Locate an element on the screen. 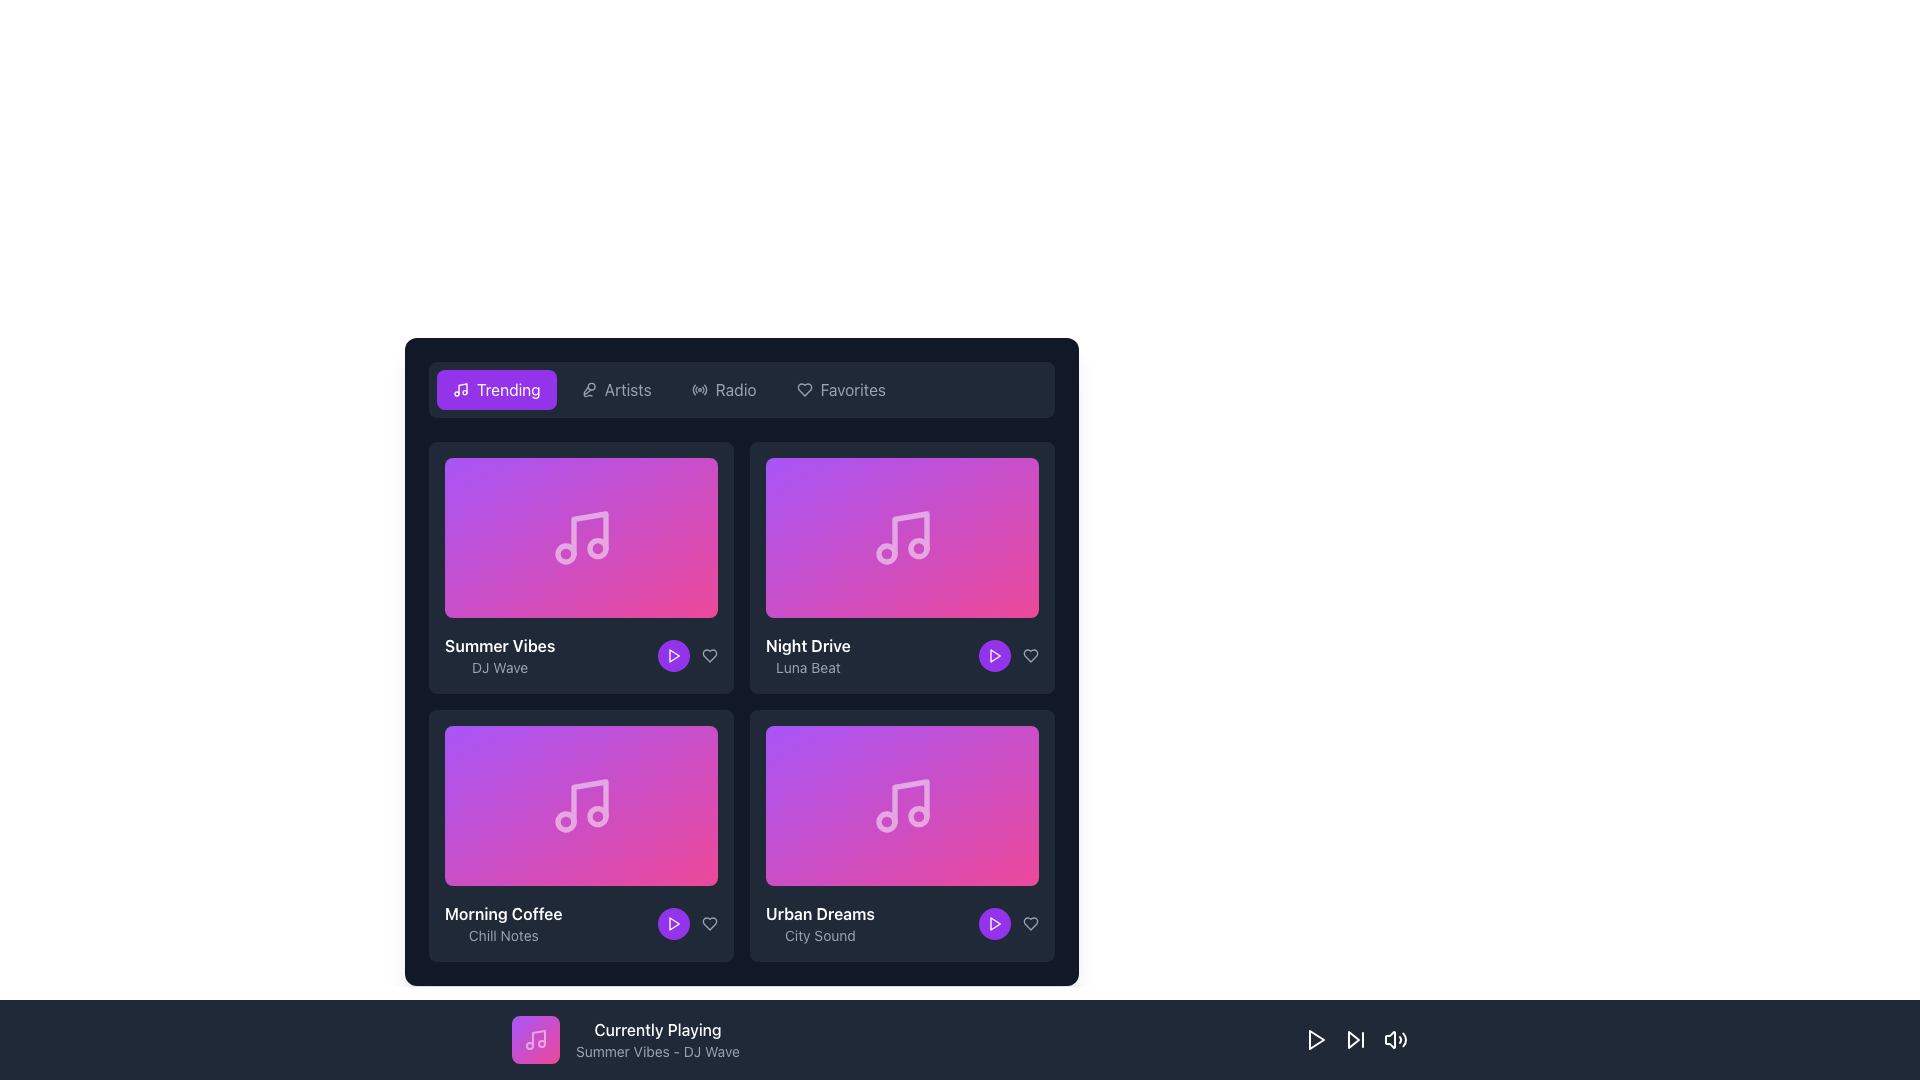 The width and height of the screenshot is (1920, 1080). text from the top label of the rightmost music card in the bottom row of the grid, which serves as the title of a music track or category is located at coordinates (820, 914).